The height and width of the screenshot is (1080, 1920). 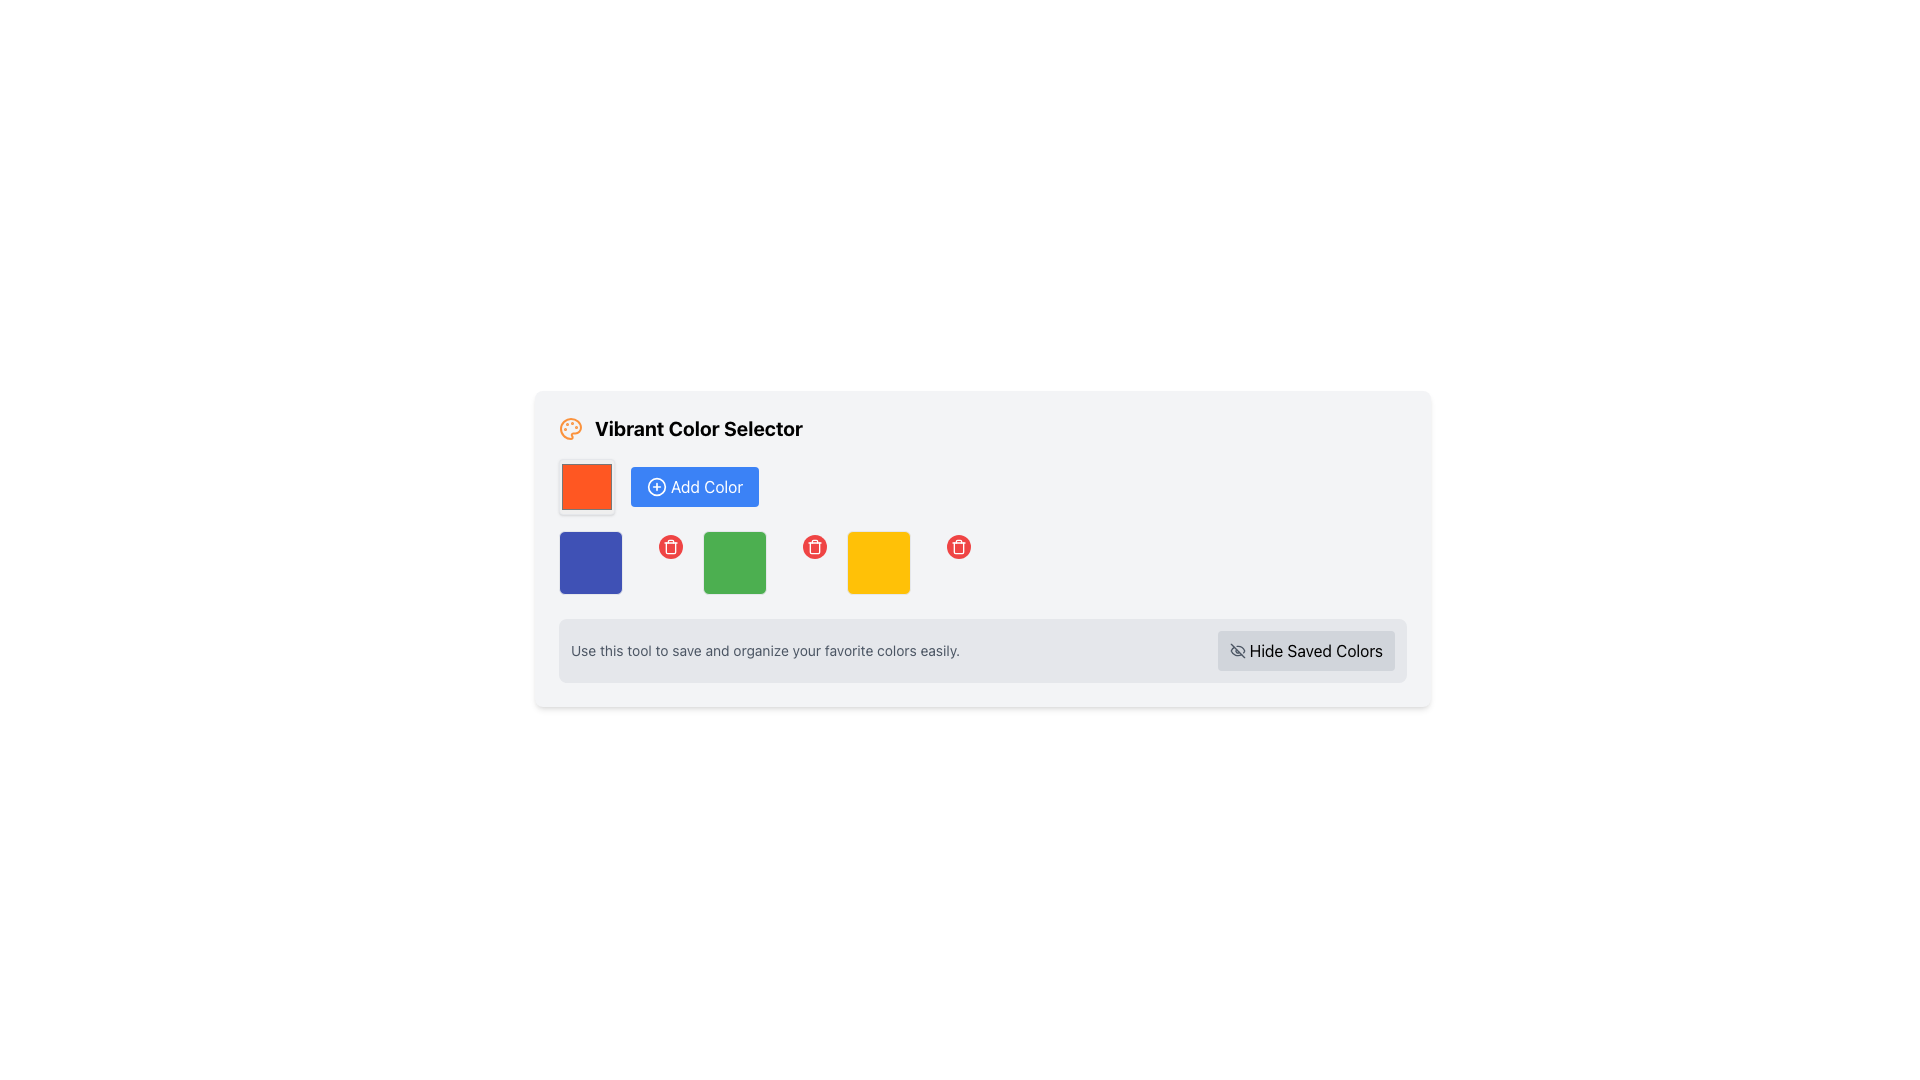 I want to click on the decorative palette icon, which is orange in color and located to the left of the title text 'Vibrant Color Selector', so click(x=570, y=427).